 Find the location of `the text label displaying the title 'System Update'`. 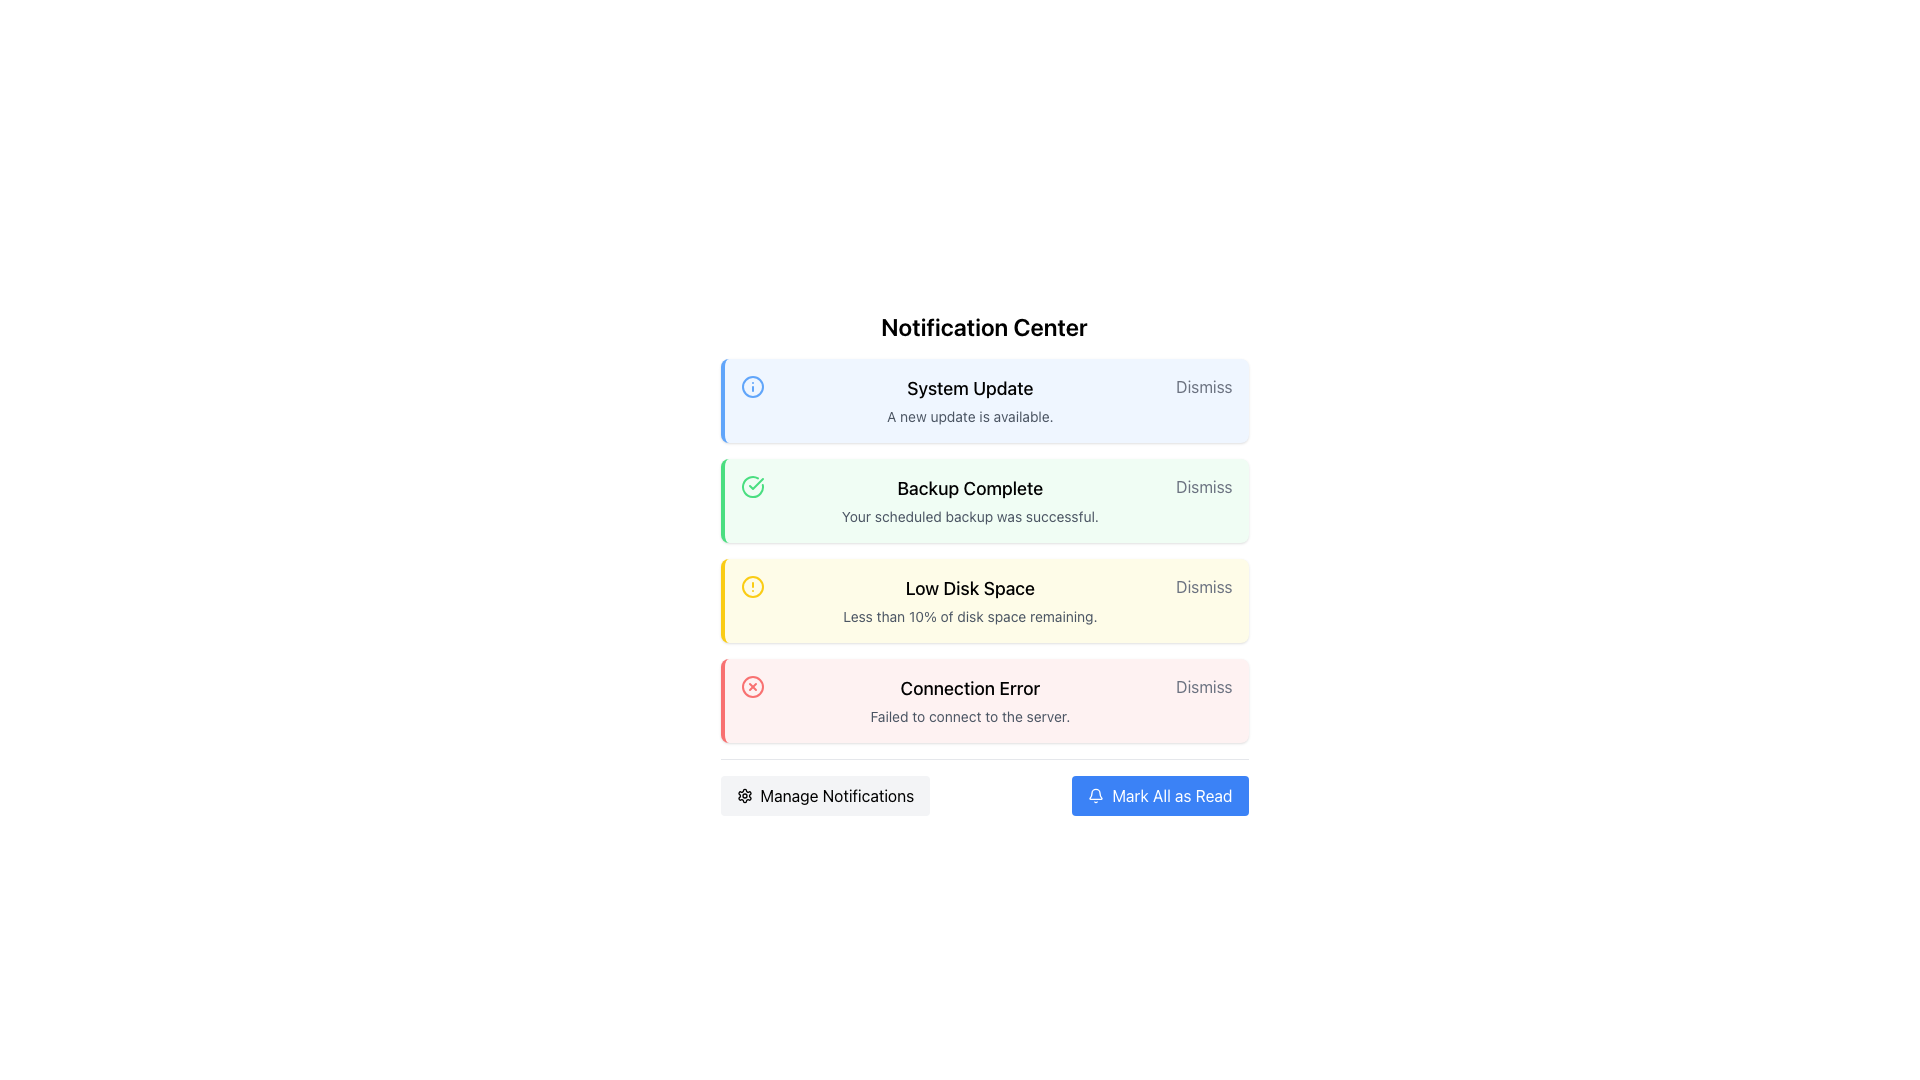

the text label displaying the title 'System Update' is located at coordinates (970, 389).